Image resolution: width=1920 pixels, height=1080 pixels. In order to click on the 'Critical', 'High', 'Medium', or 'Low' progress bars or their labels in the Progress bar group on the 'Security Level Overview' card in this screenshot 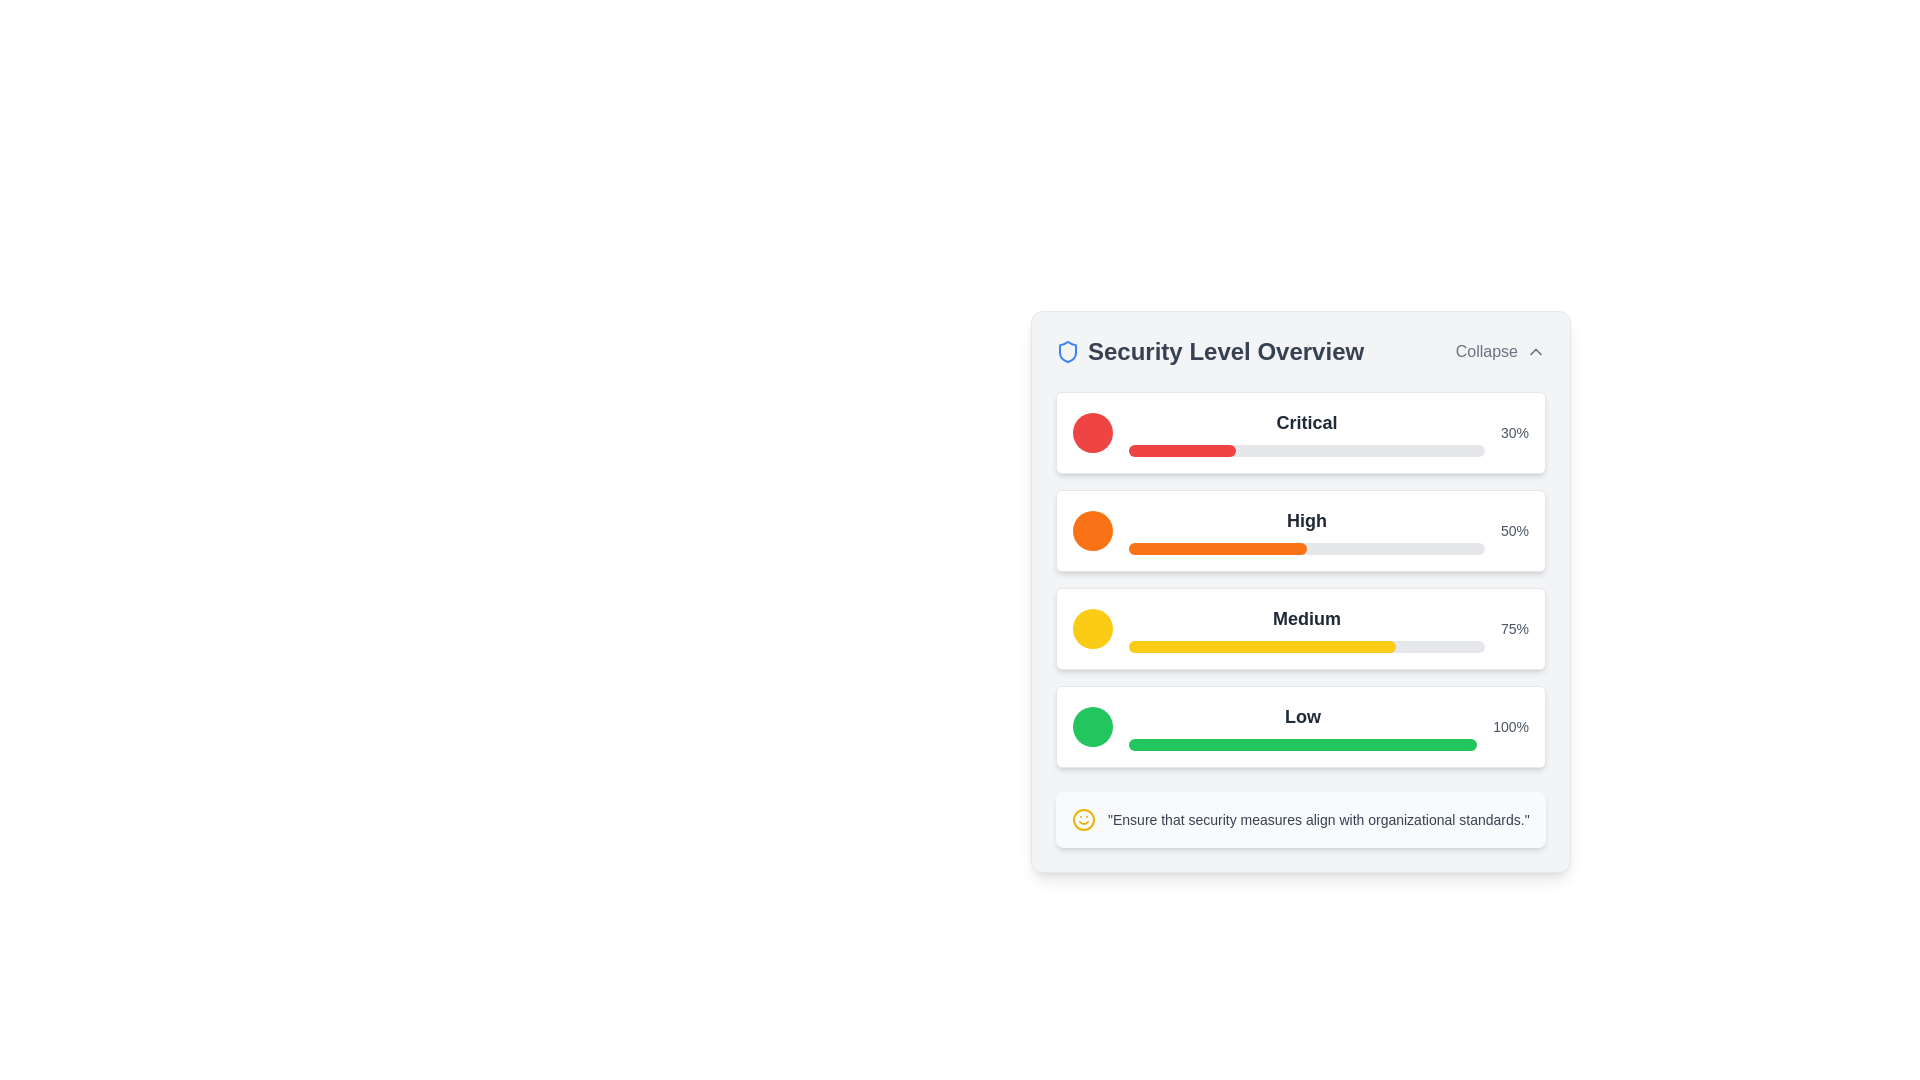, I will do `click(1300, 579)`.